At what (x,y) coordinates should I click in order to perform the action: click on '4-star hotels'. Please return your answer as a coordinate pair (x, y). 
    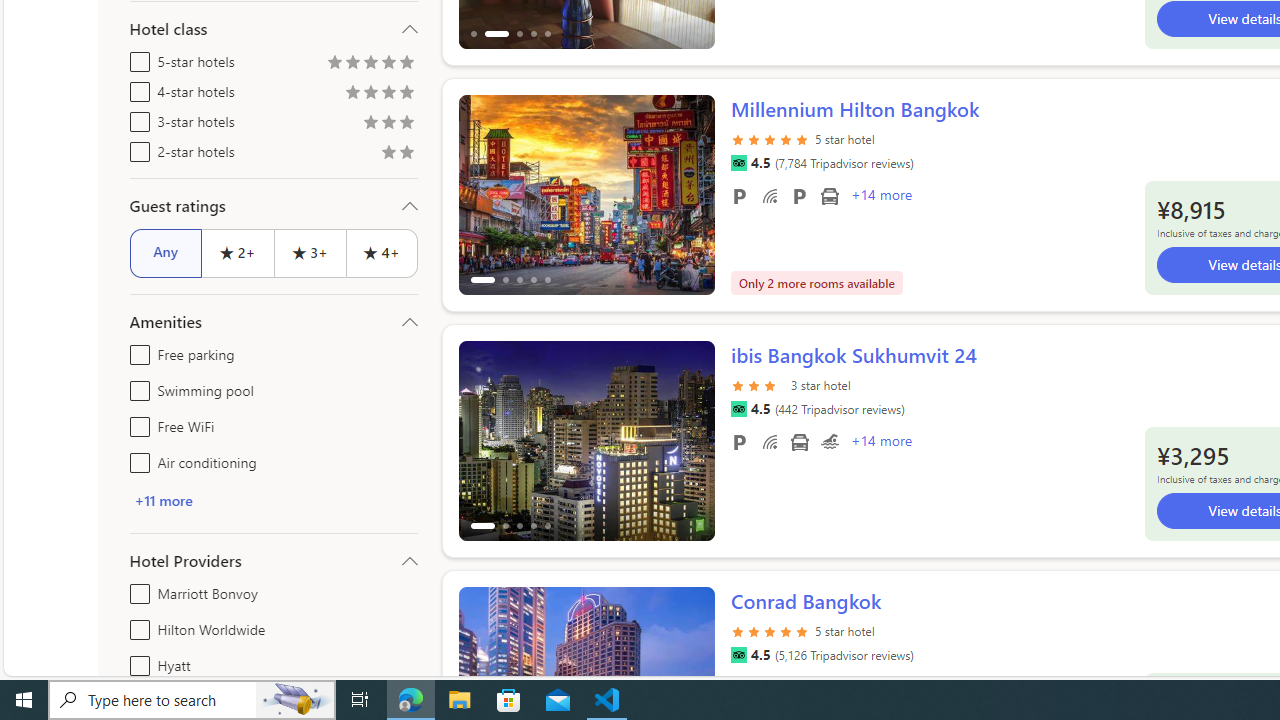
    Looking at the image, I should click on (135, 87).